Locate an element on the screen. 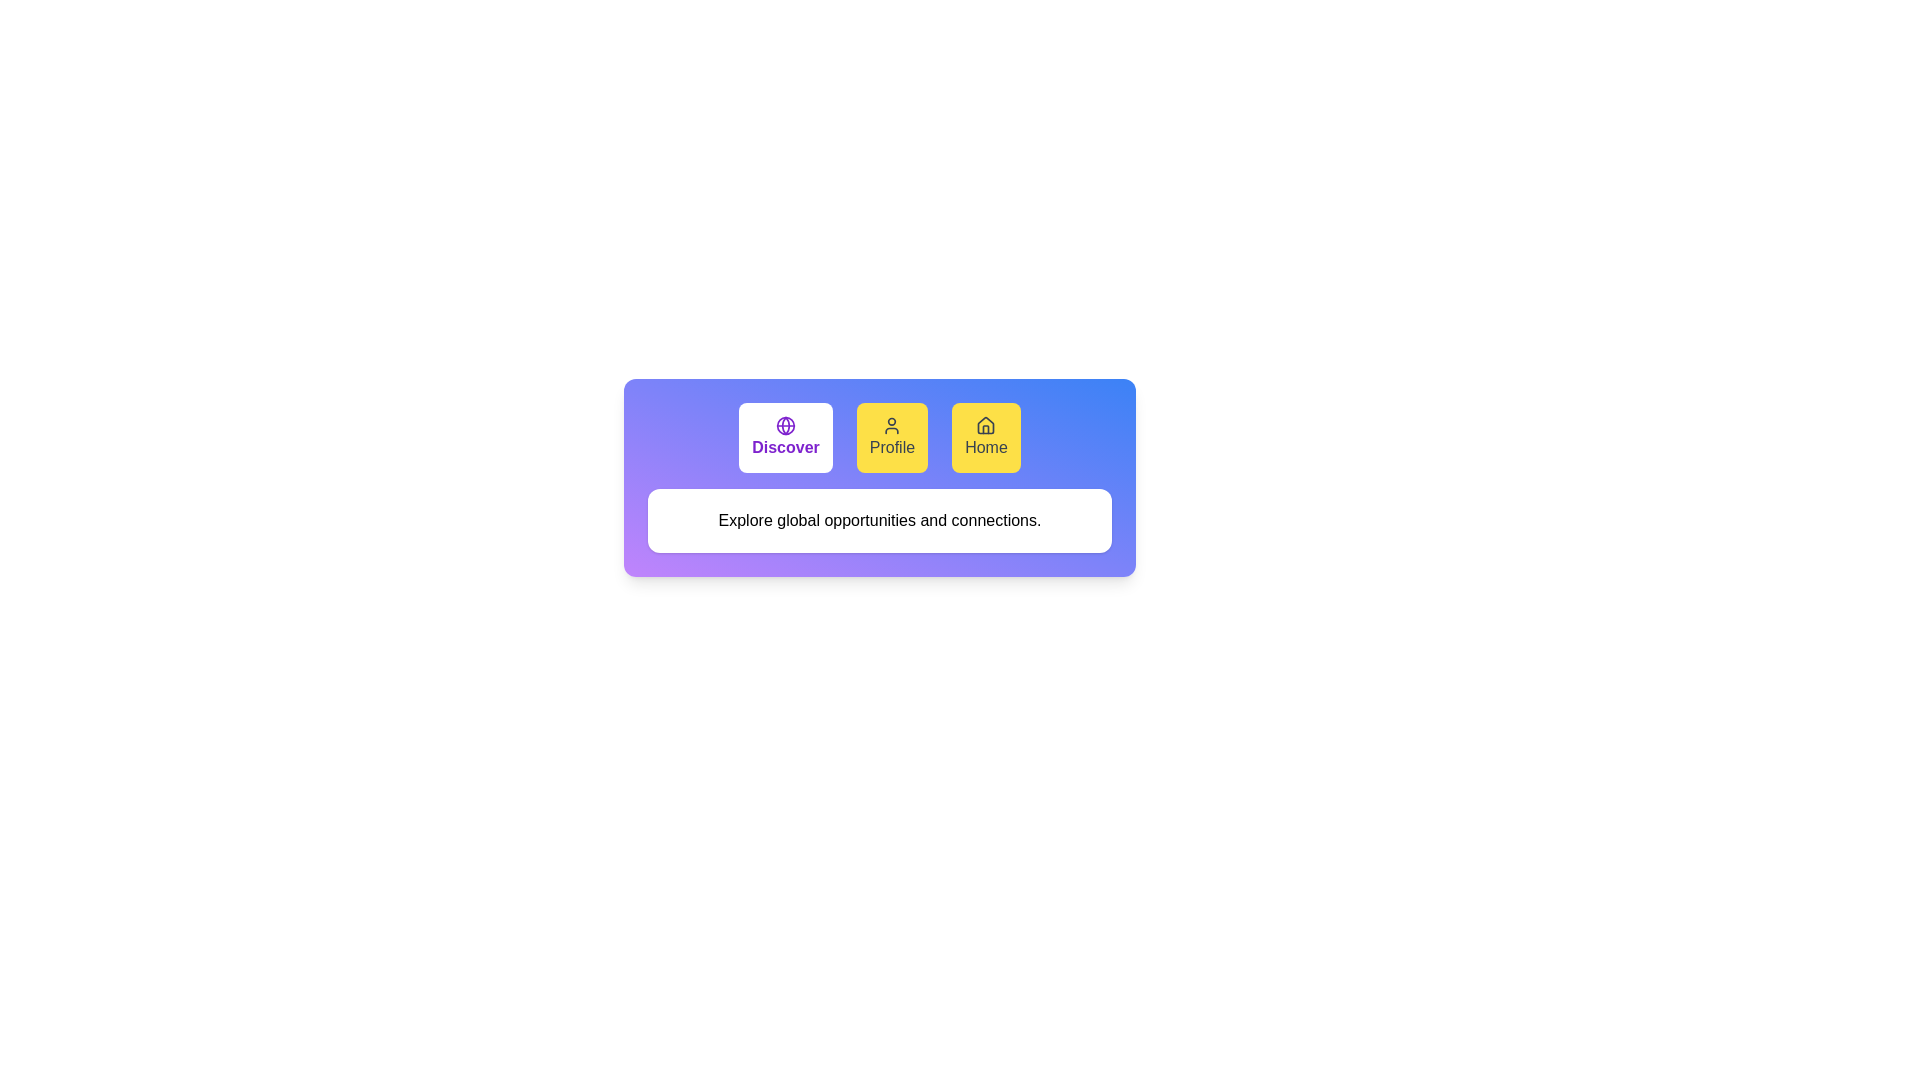 Image resolution: width=1920 pixels, height=1080 pixels. the 'Profile' button represented by the yellow square icon is located at coordinates (891, 424).